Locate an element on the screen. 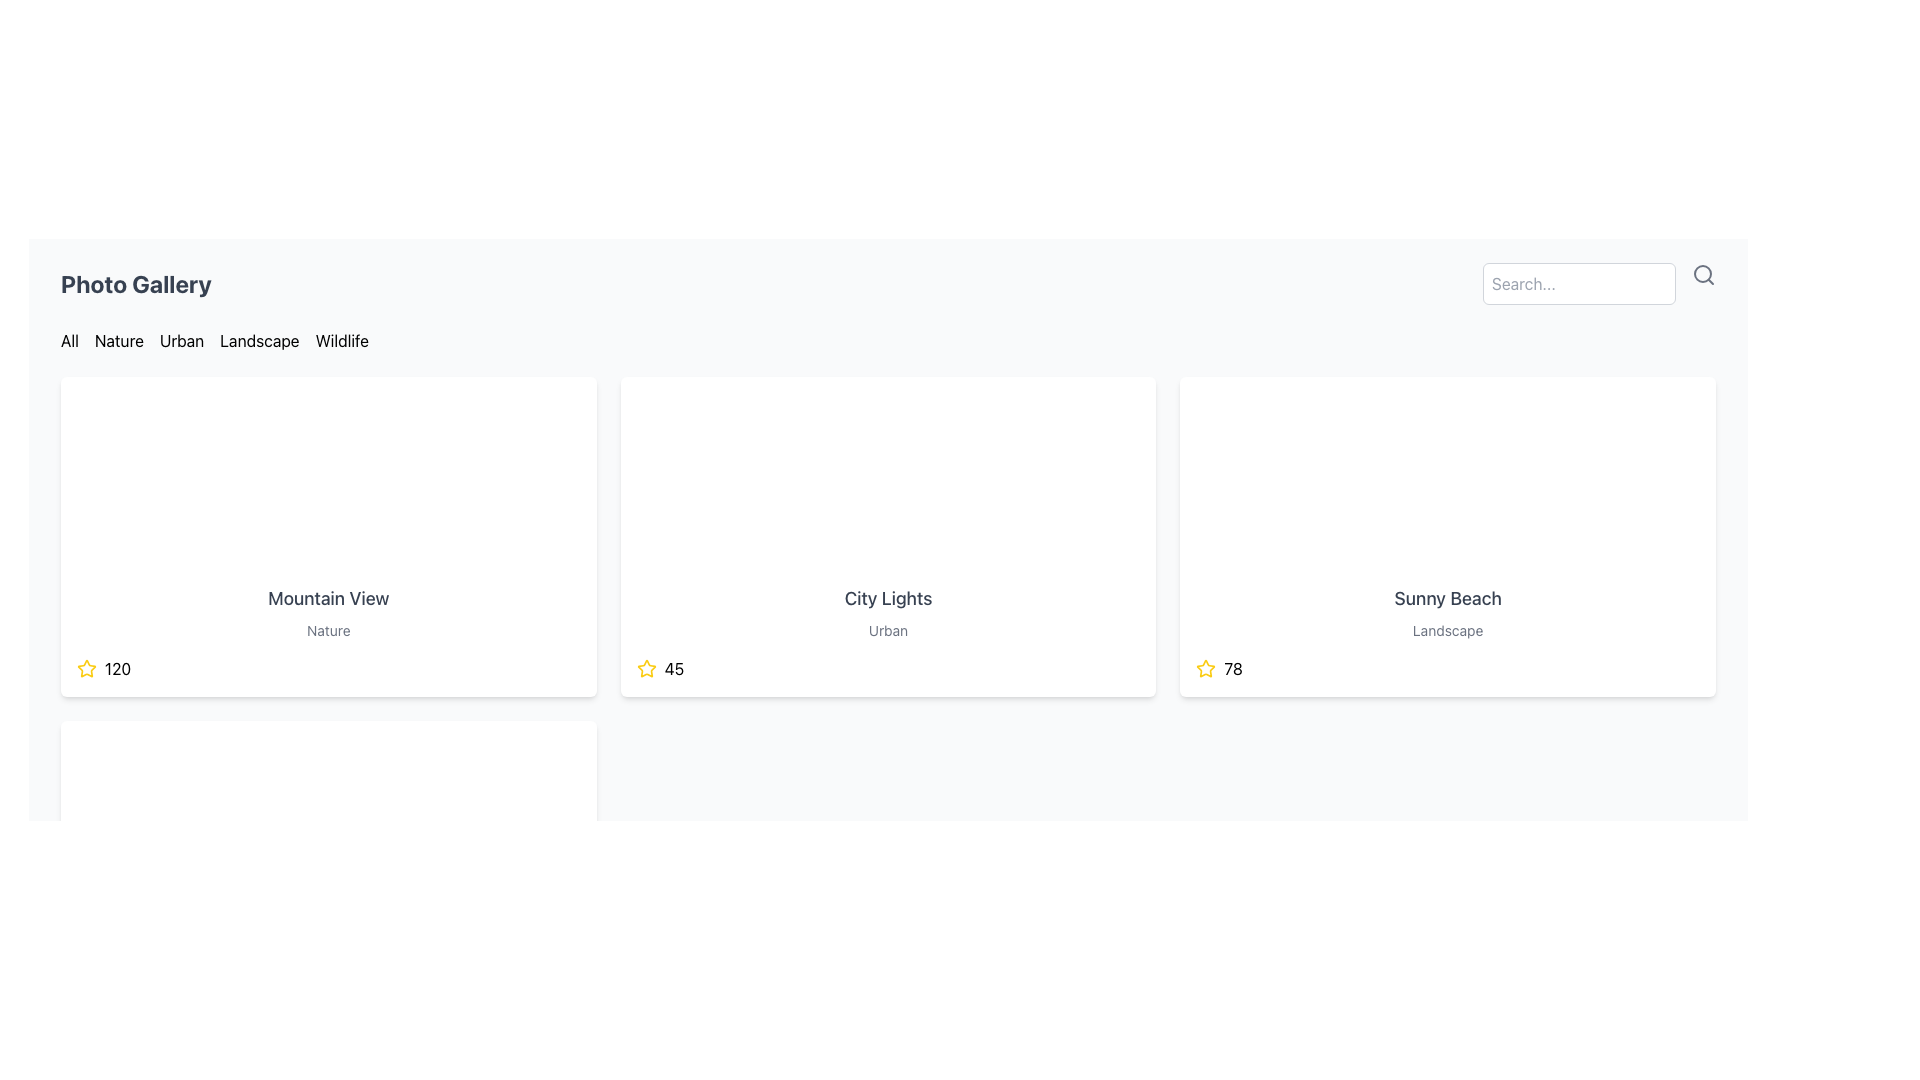 The height and width of the screenshot is (1080, 1920). the first card component is located at coordinates (328, 535).